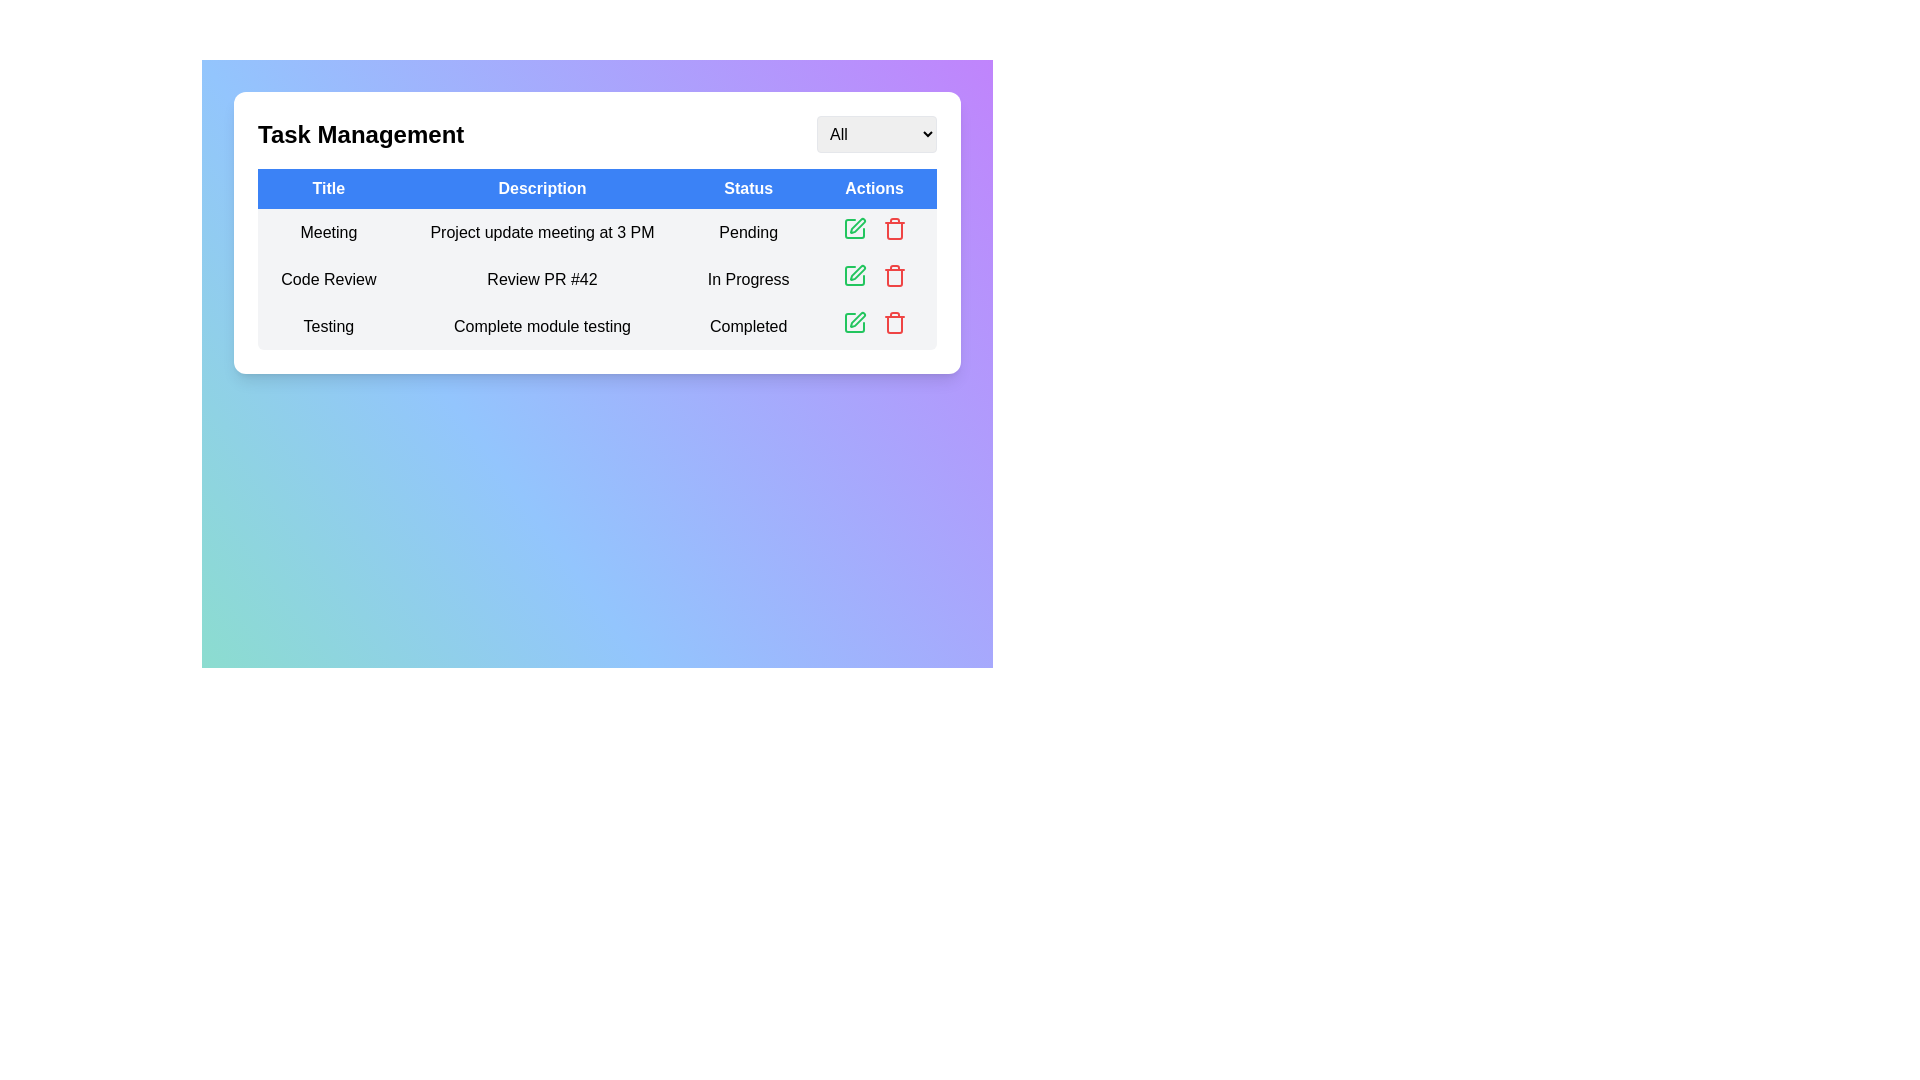  What do you see at coordinates (854, 276) in the screenshot?
I see `the green pen icon button in the 'Actions' column of the second row` at bounding box center [854, 276].